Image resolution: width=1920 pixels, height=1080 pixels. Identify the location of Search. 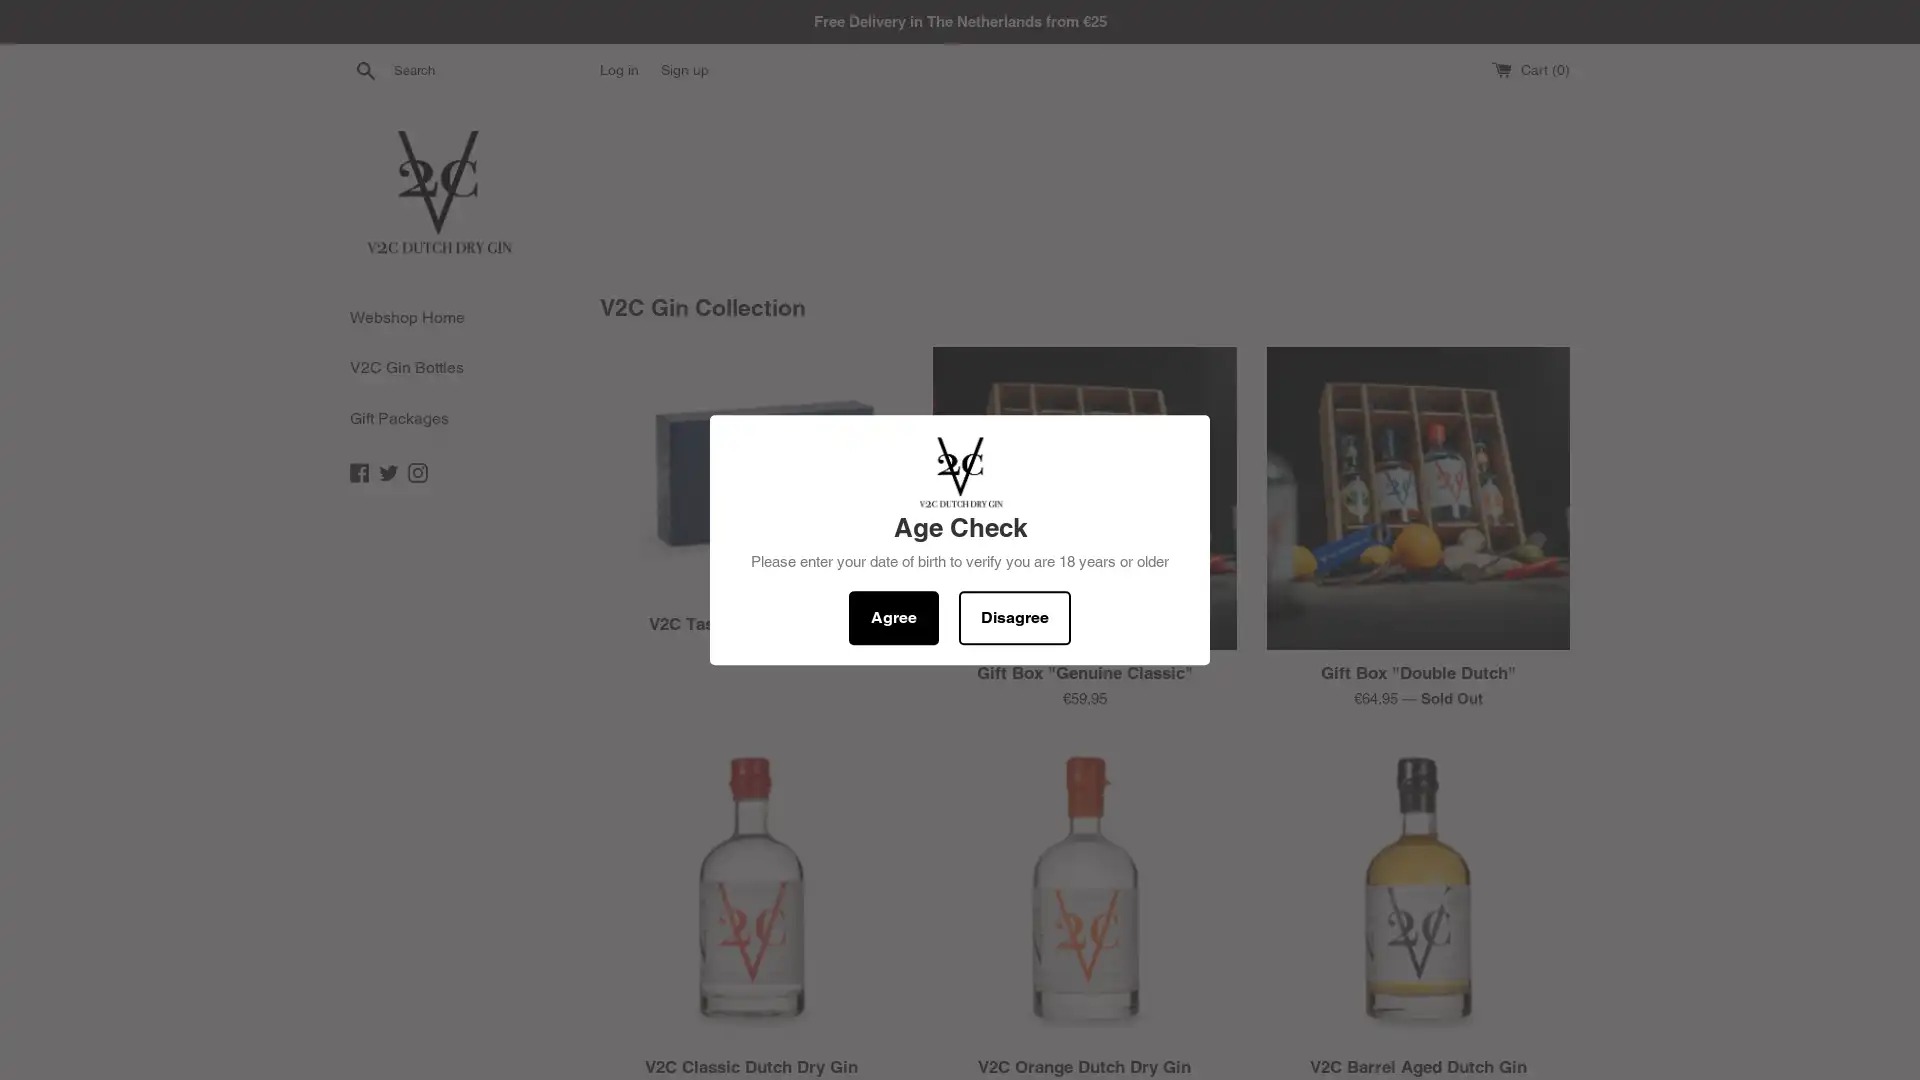
(365, 68).